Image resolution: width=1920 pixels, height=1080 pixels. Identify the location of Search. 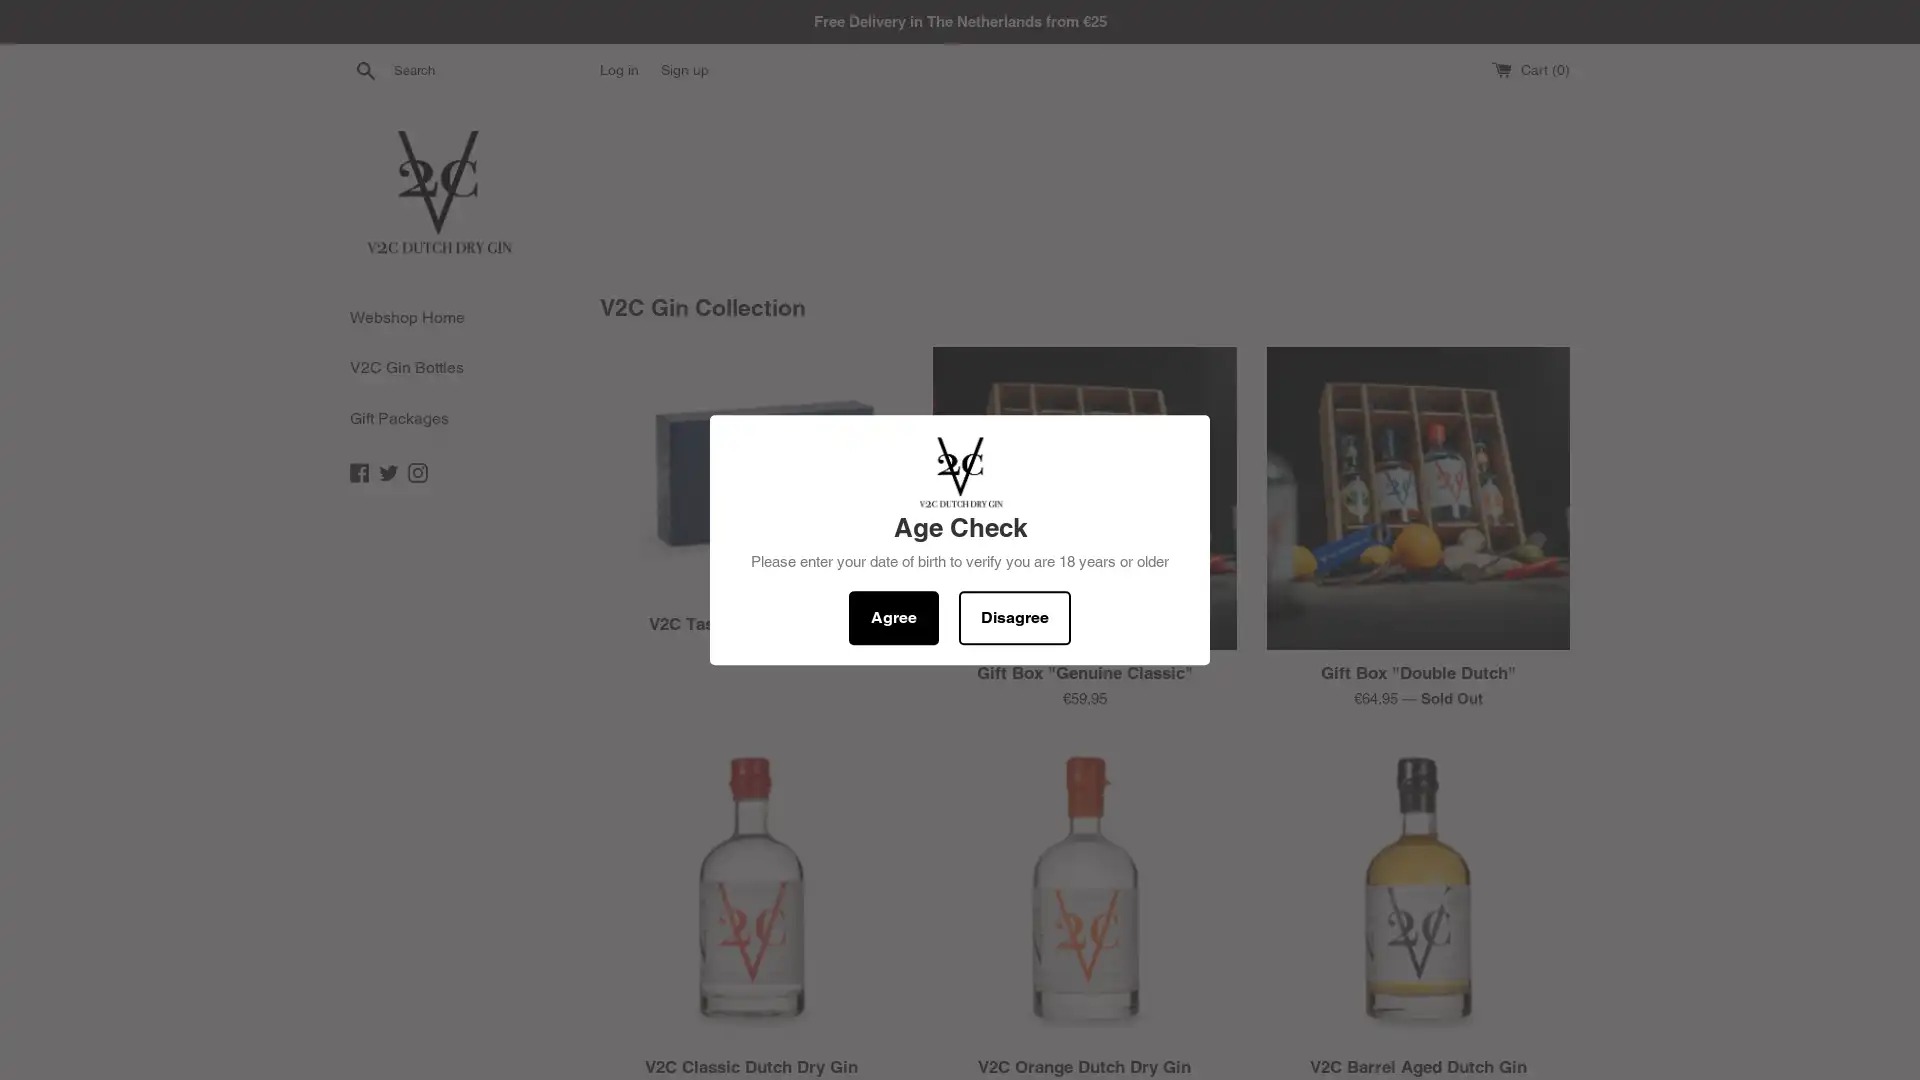
(365, 68).